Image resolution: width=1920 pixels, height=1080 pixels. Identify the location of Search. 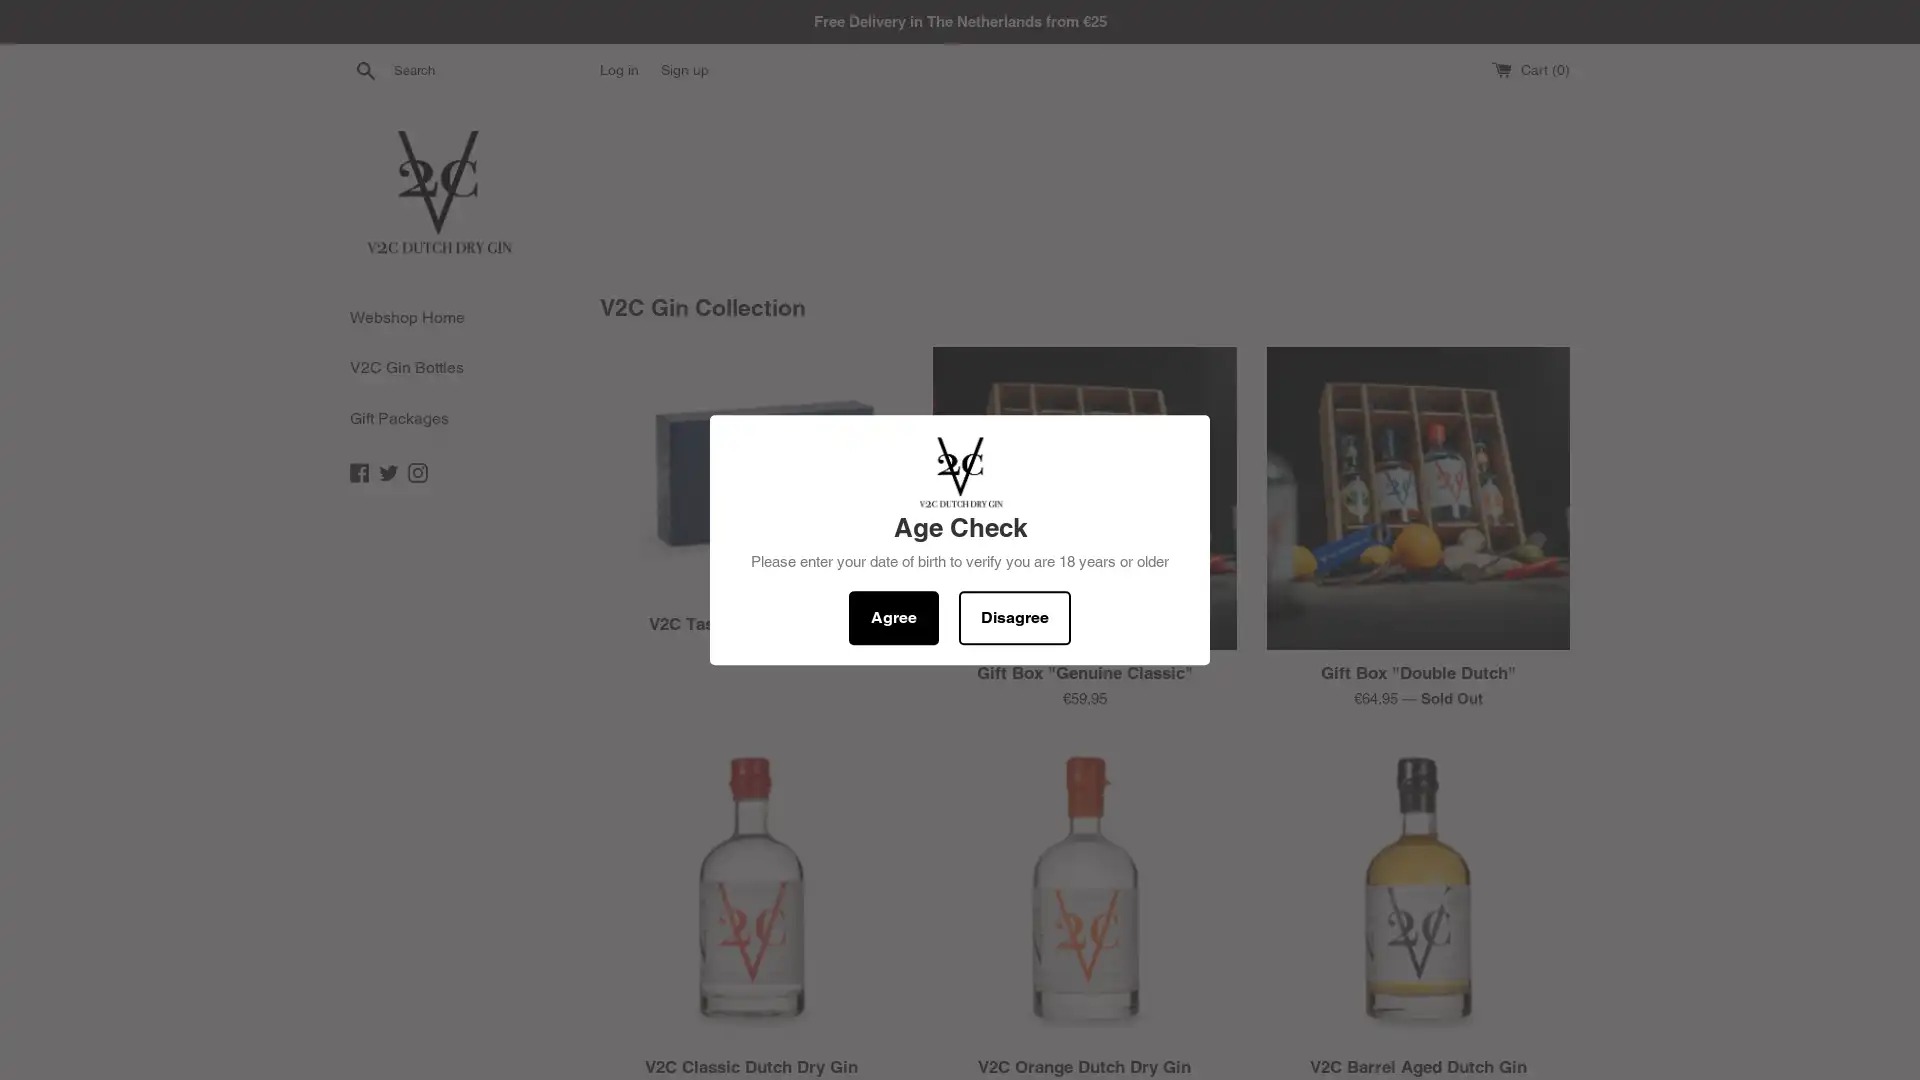
(365, 68).